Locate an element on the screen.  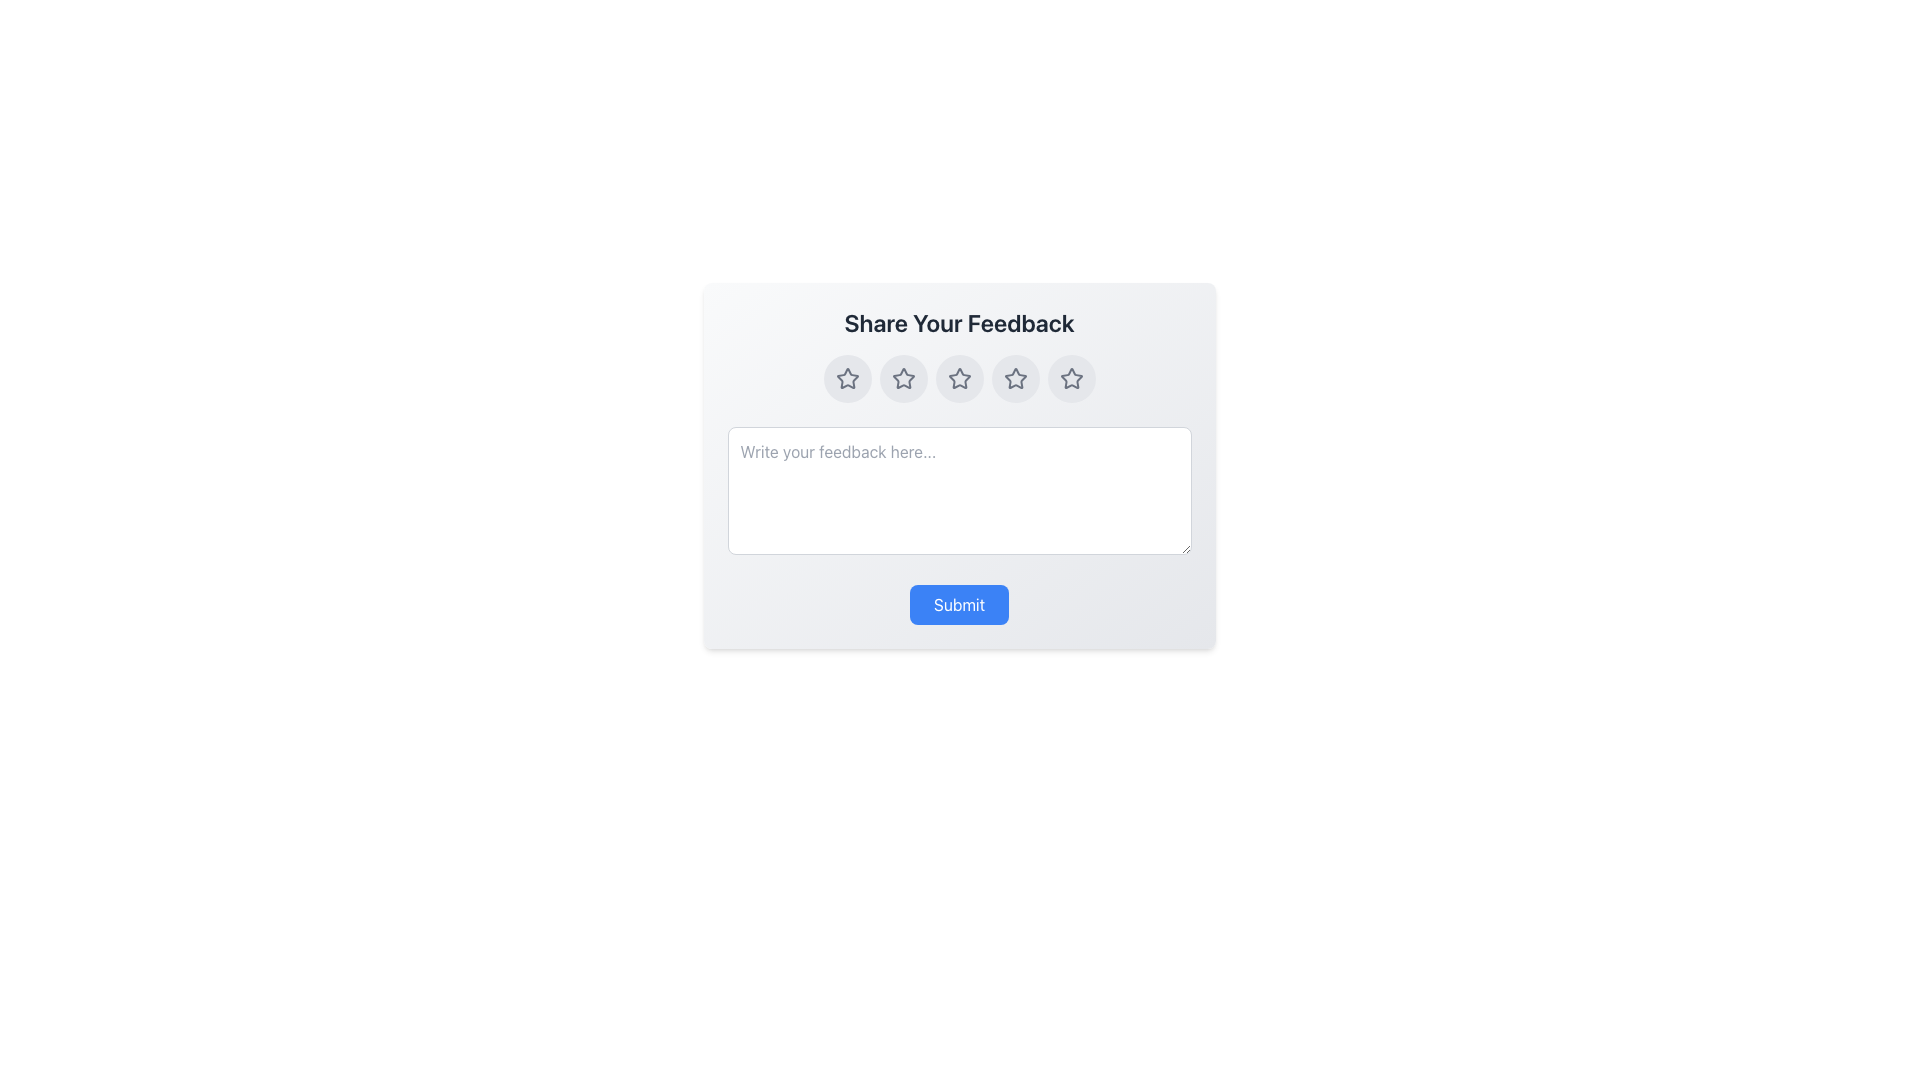
the second star-shaped icon is located at coordinates (902, 378).